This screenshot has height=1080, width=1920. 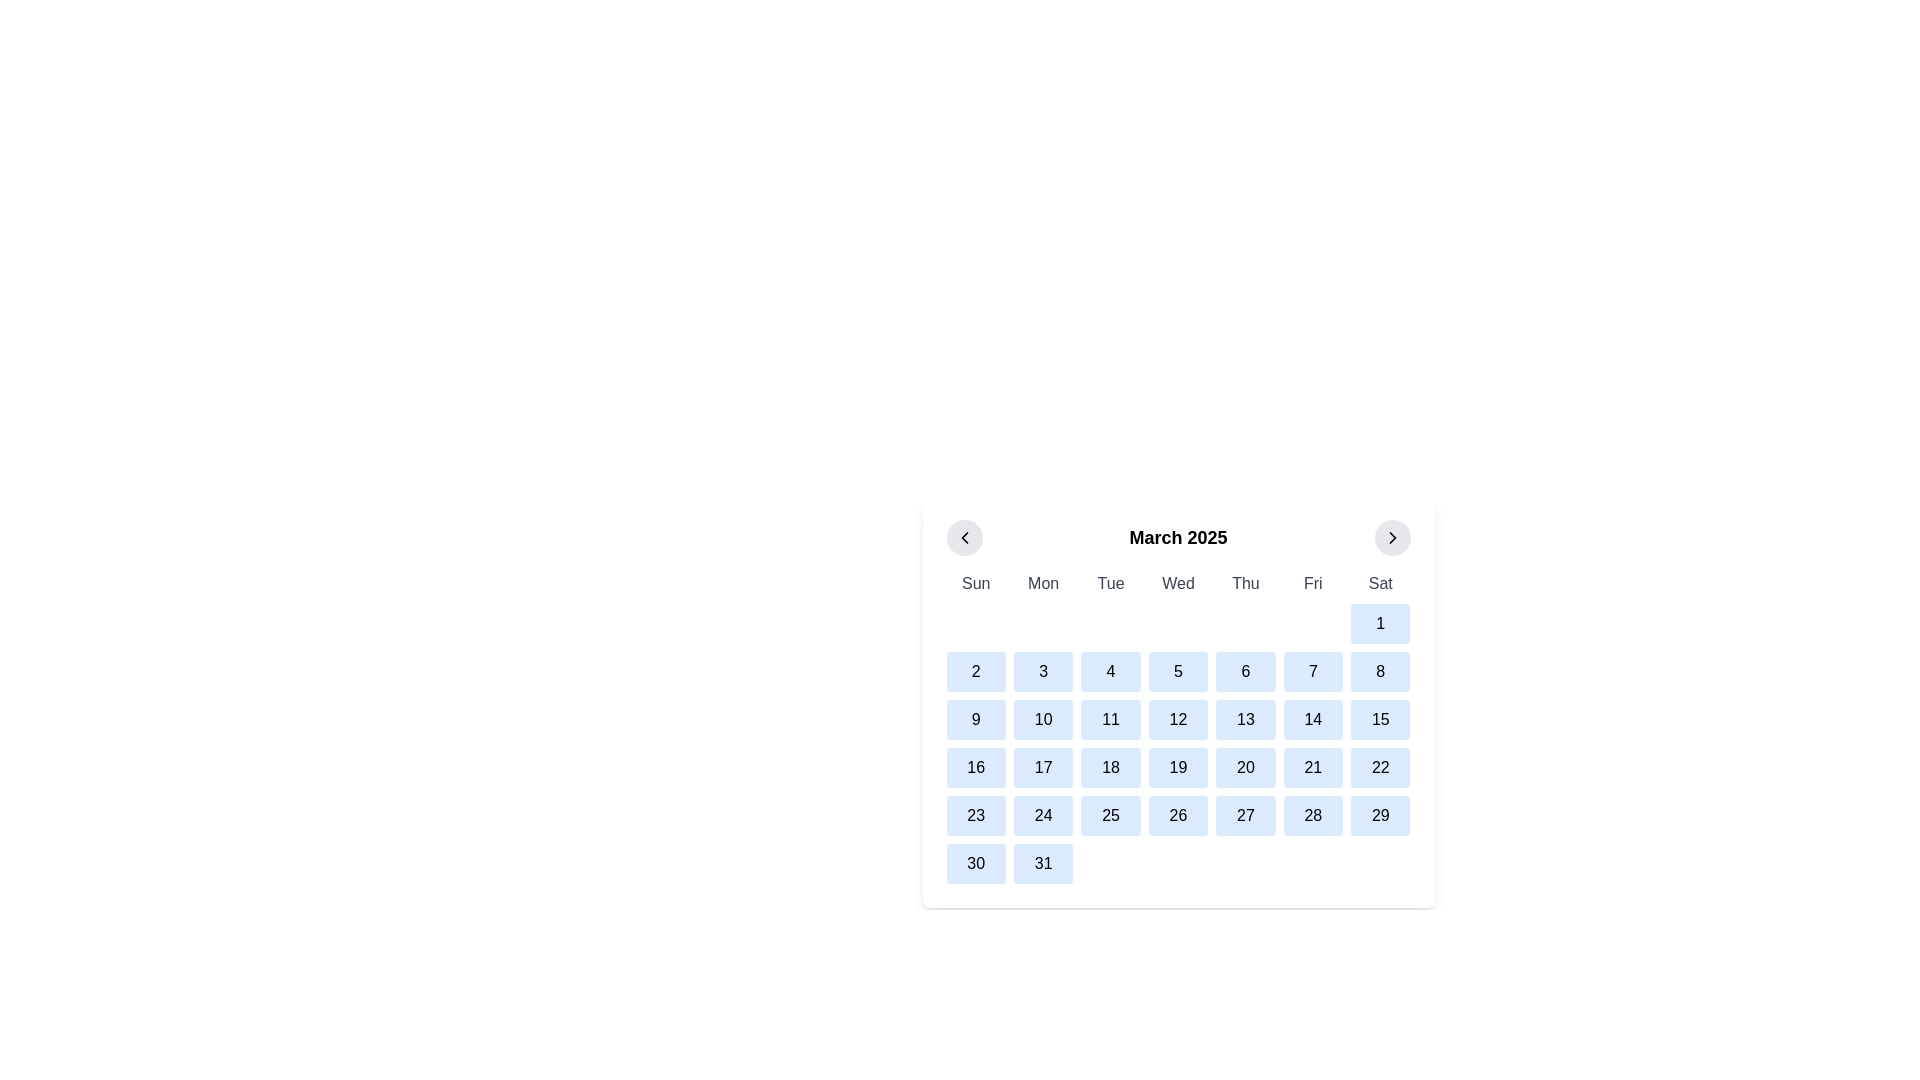 I want to click on the button representing the date '9' in the calendar view, so click(x=976, y=720).